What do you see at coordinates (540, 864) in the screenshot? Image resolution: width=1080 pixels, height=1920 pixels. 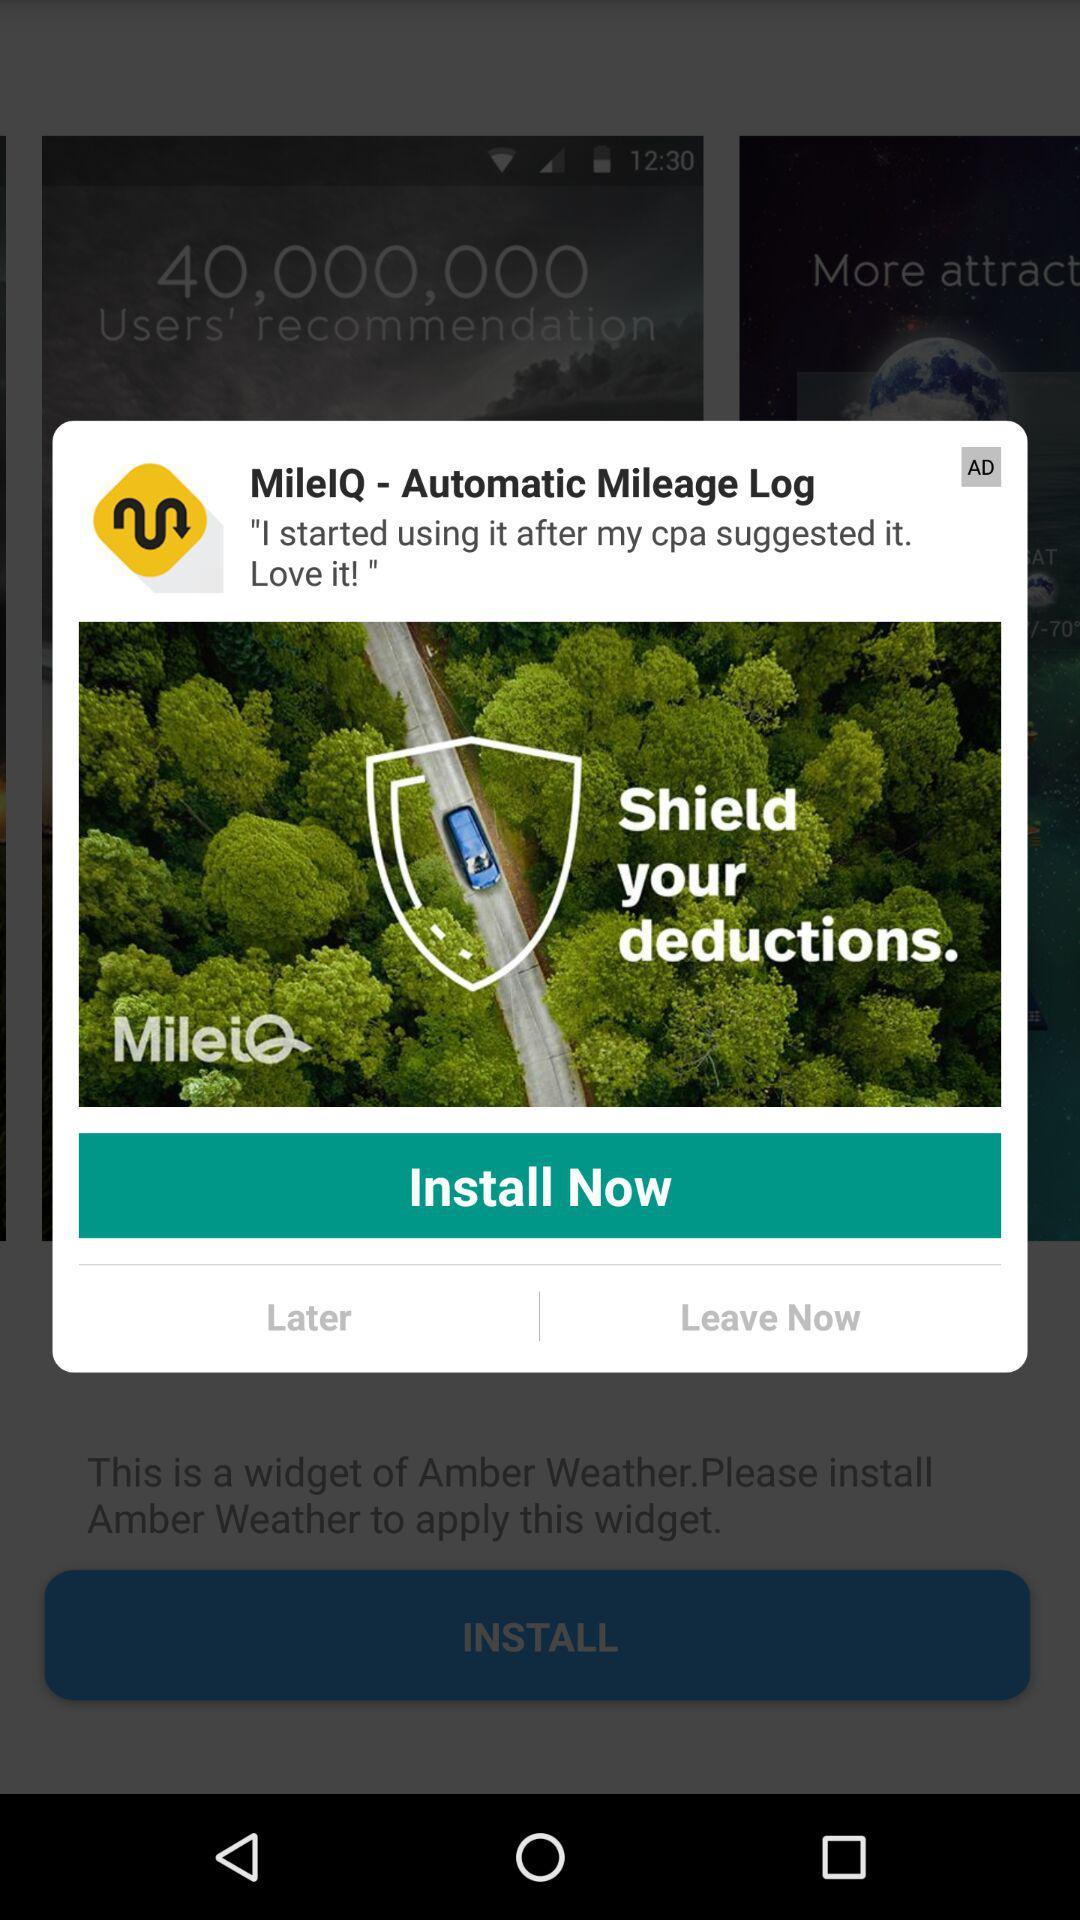 I see `the item below the i started using icon` at bounding box center [540, 864].